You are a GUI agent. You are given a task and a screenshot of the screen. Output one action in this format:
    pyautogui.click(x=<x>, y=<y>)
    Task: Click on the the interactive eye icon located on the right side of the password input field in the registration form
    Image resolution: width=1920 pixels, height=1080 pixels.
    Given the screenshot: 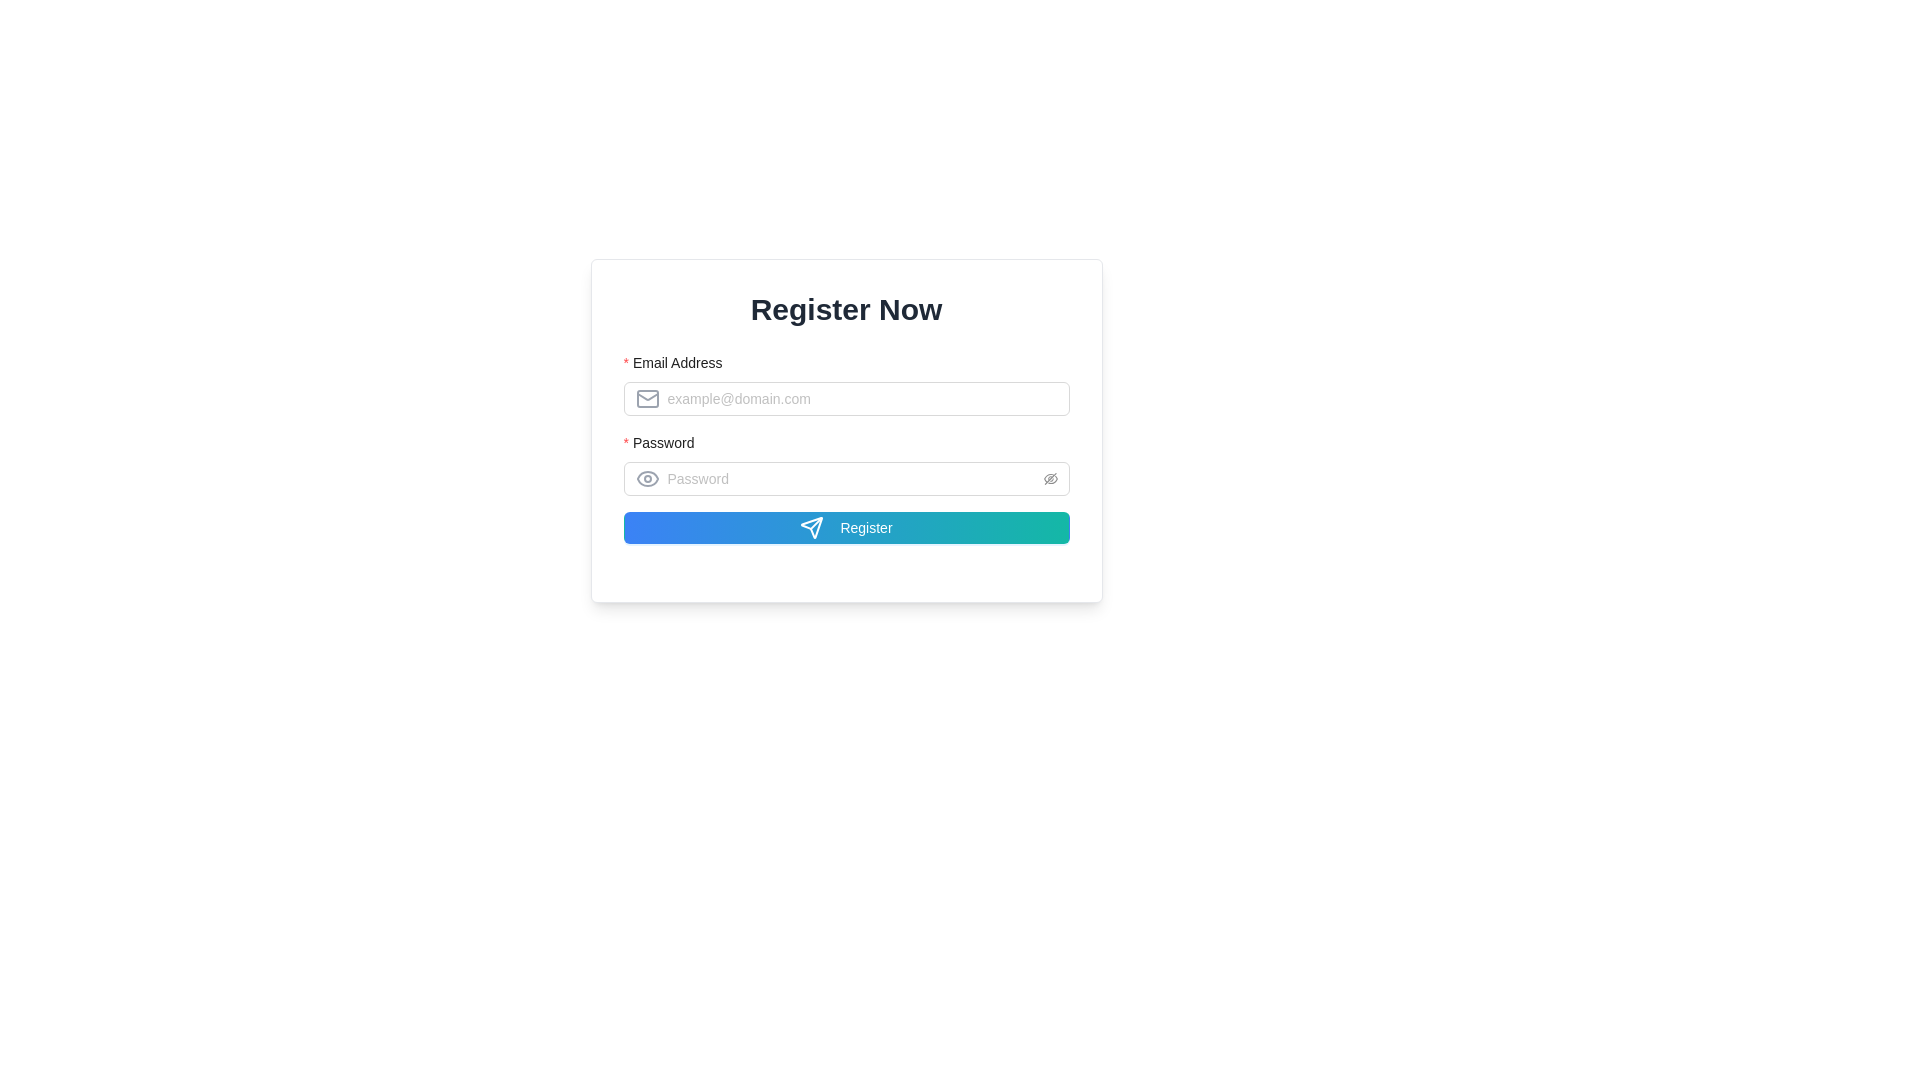 What is the action you would take?
    pyautogui.click(x=647, y=478)
    